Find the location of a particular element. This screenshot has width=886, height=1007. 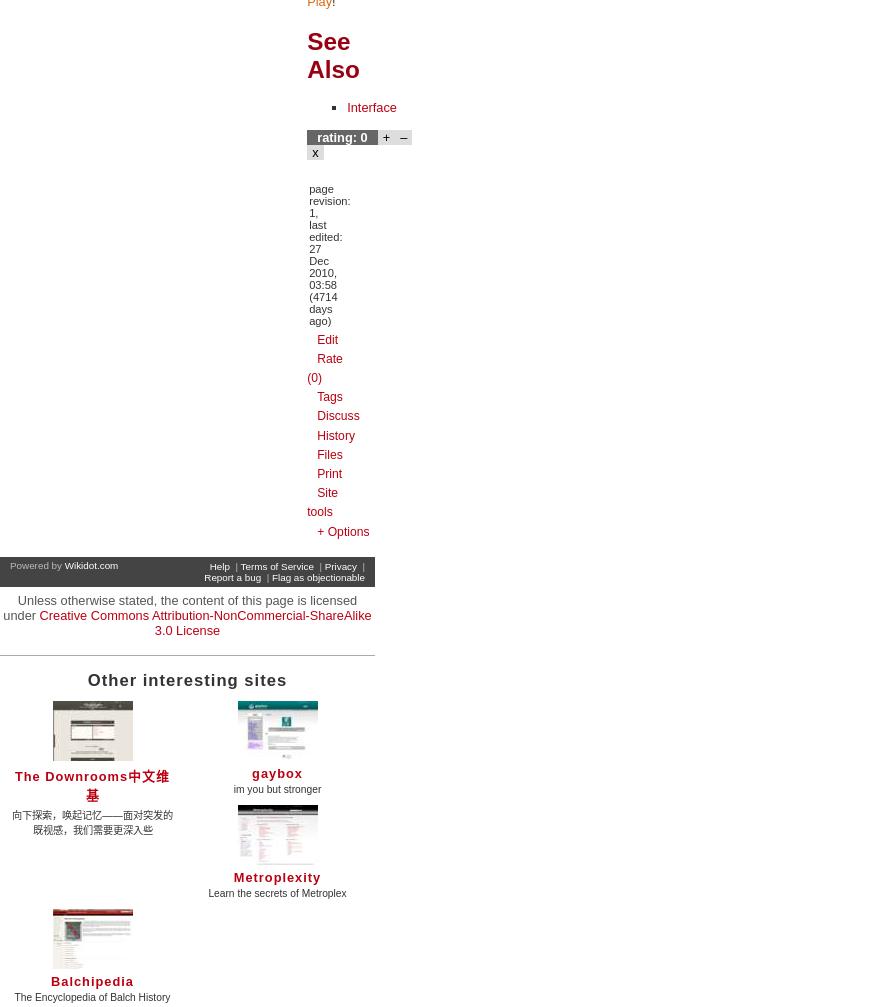

'+' is located at coordinates (386, 136).